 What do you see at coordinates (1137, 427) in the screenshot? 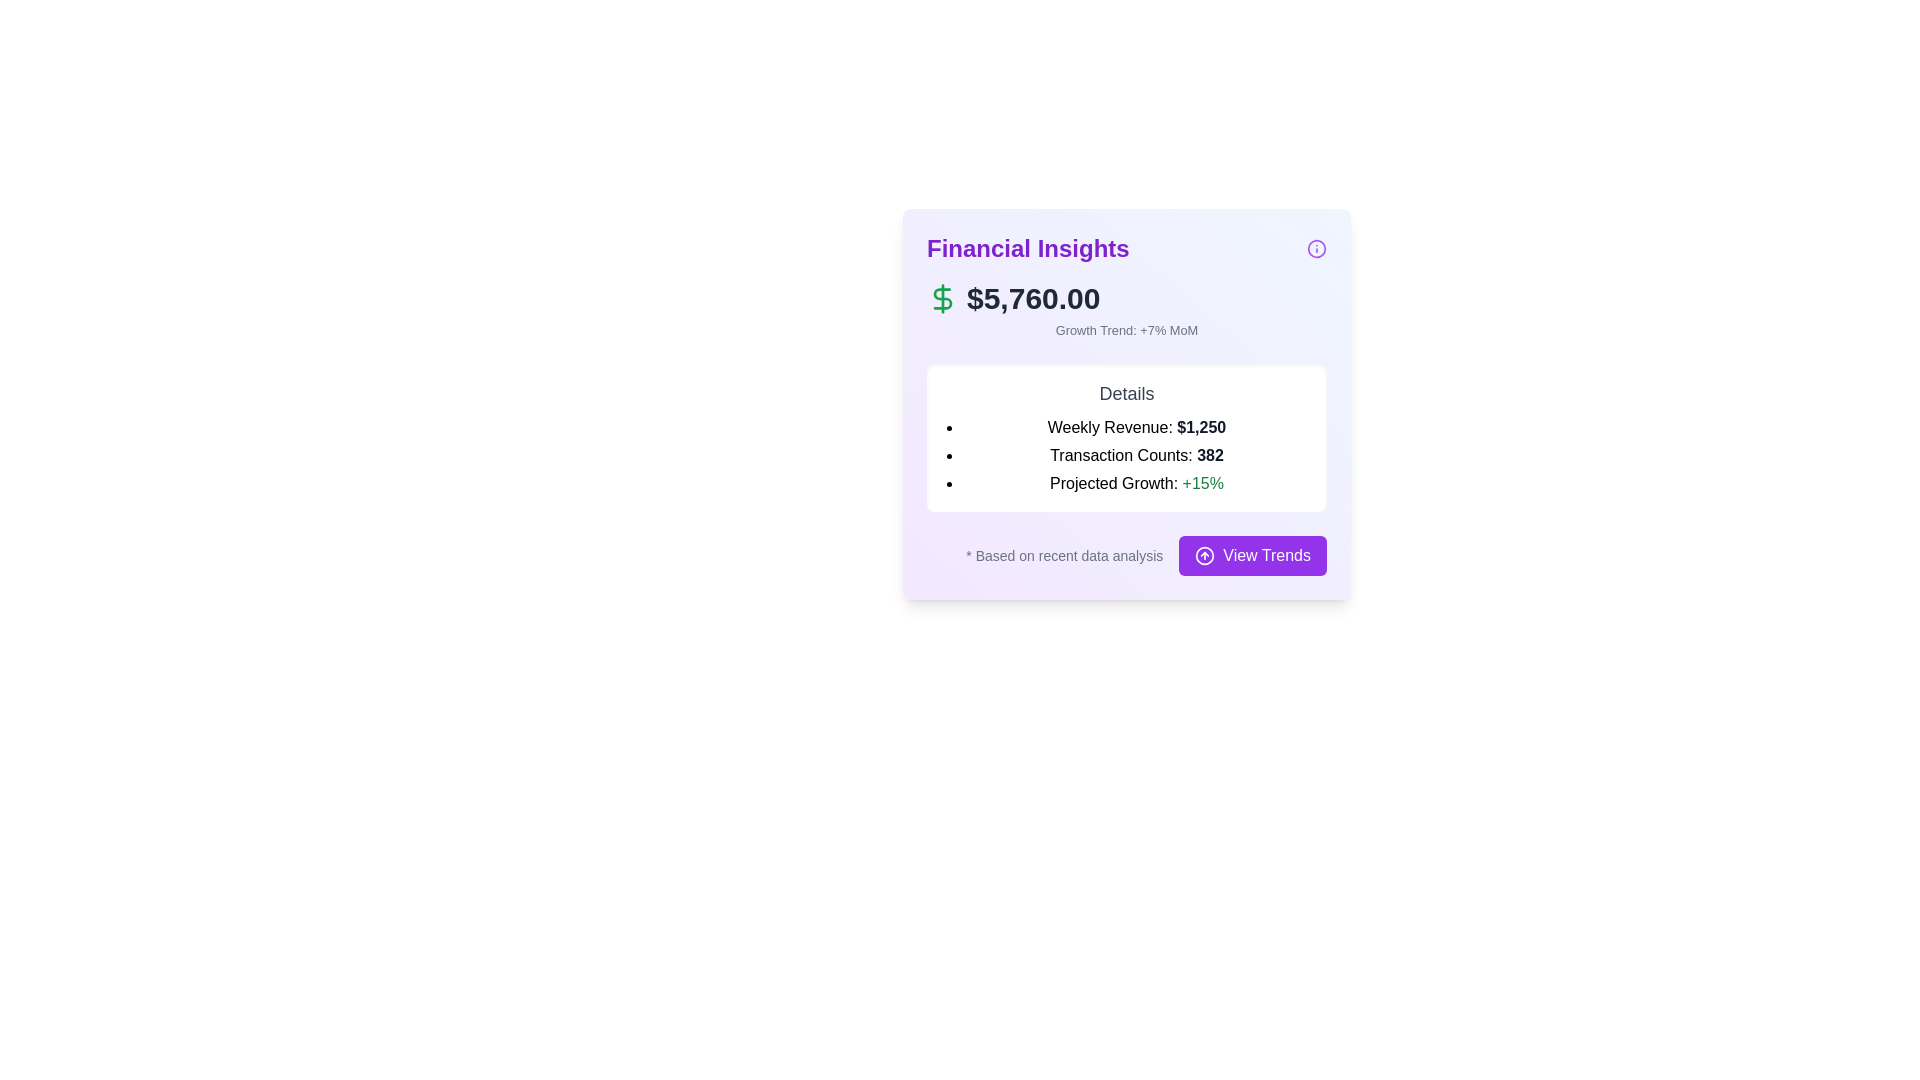
I see `the first bullet point in the 'Details' section of the 'Financial Insights' card` at bounding box center [1137, 427].